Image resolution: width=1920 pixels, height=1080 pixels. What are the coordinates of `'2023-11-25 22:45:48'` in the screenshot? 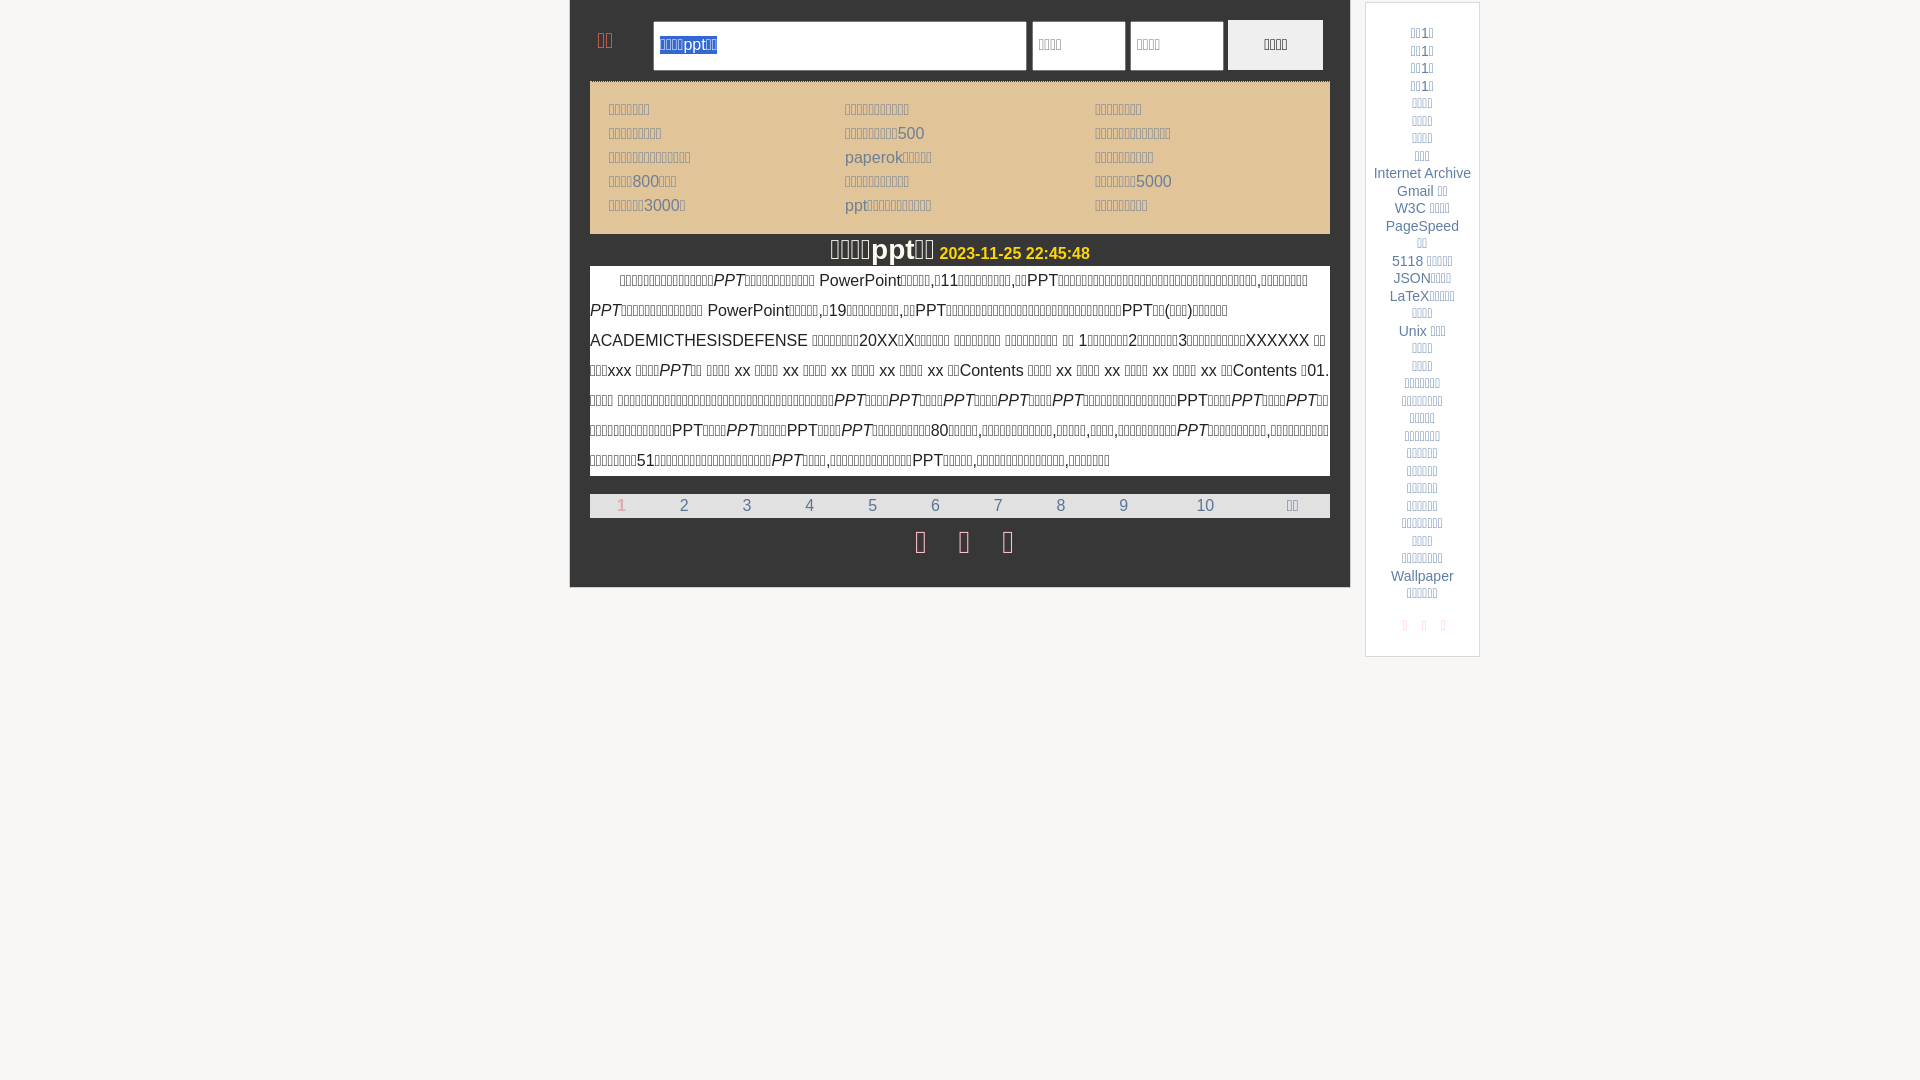 It's located at (1014, 252).